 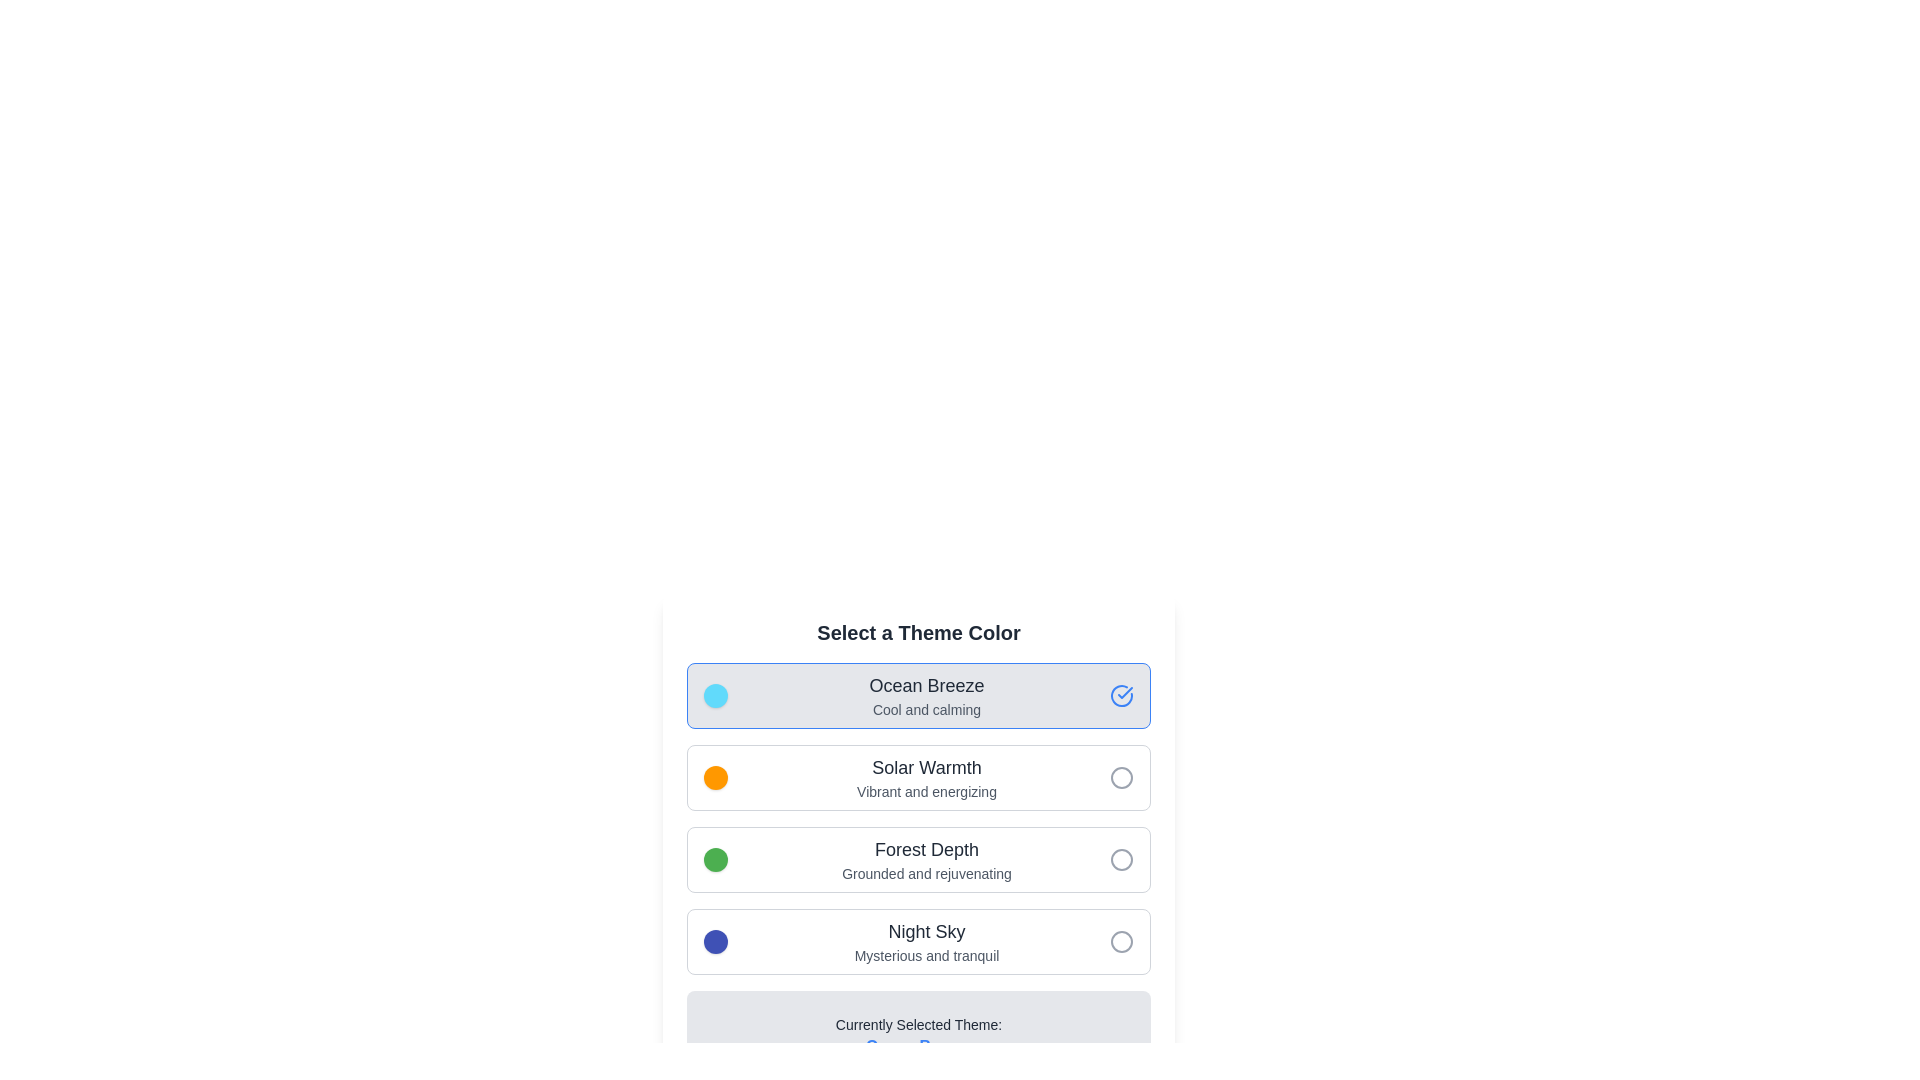 I want to click on the 'Ocean Breeze' theme indicator icon located to the right of the text to confirm the selection, so click(x=1122, y=694).